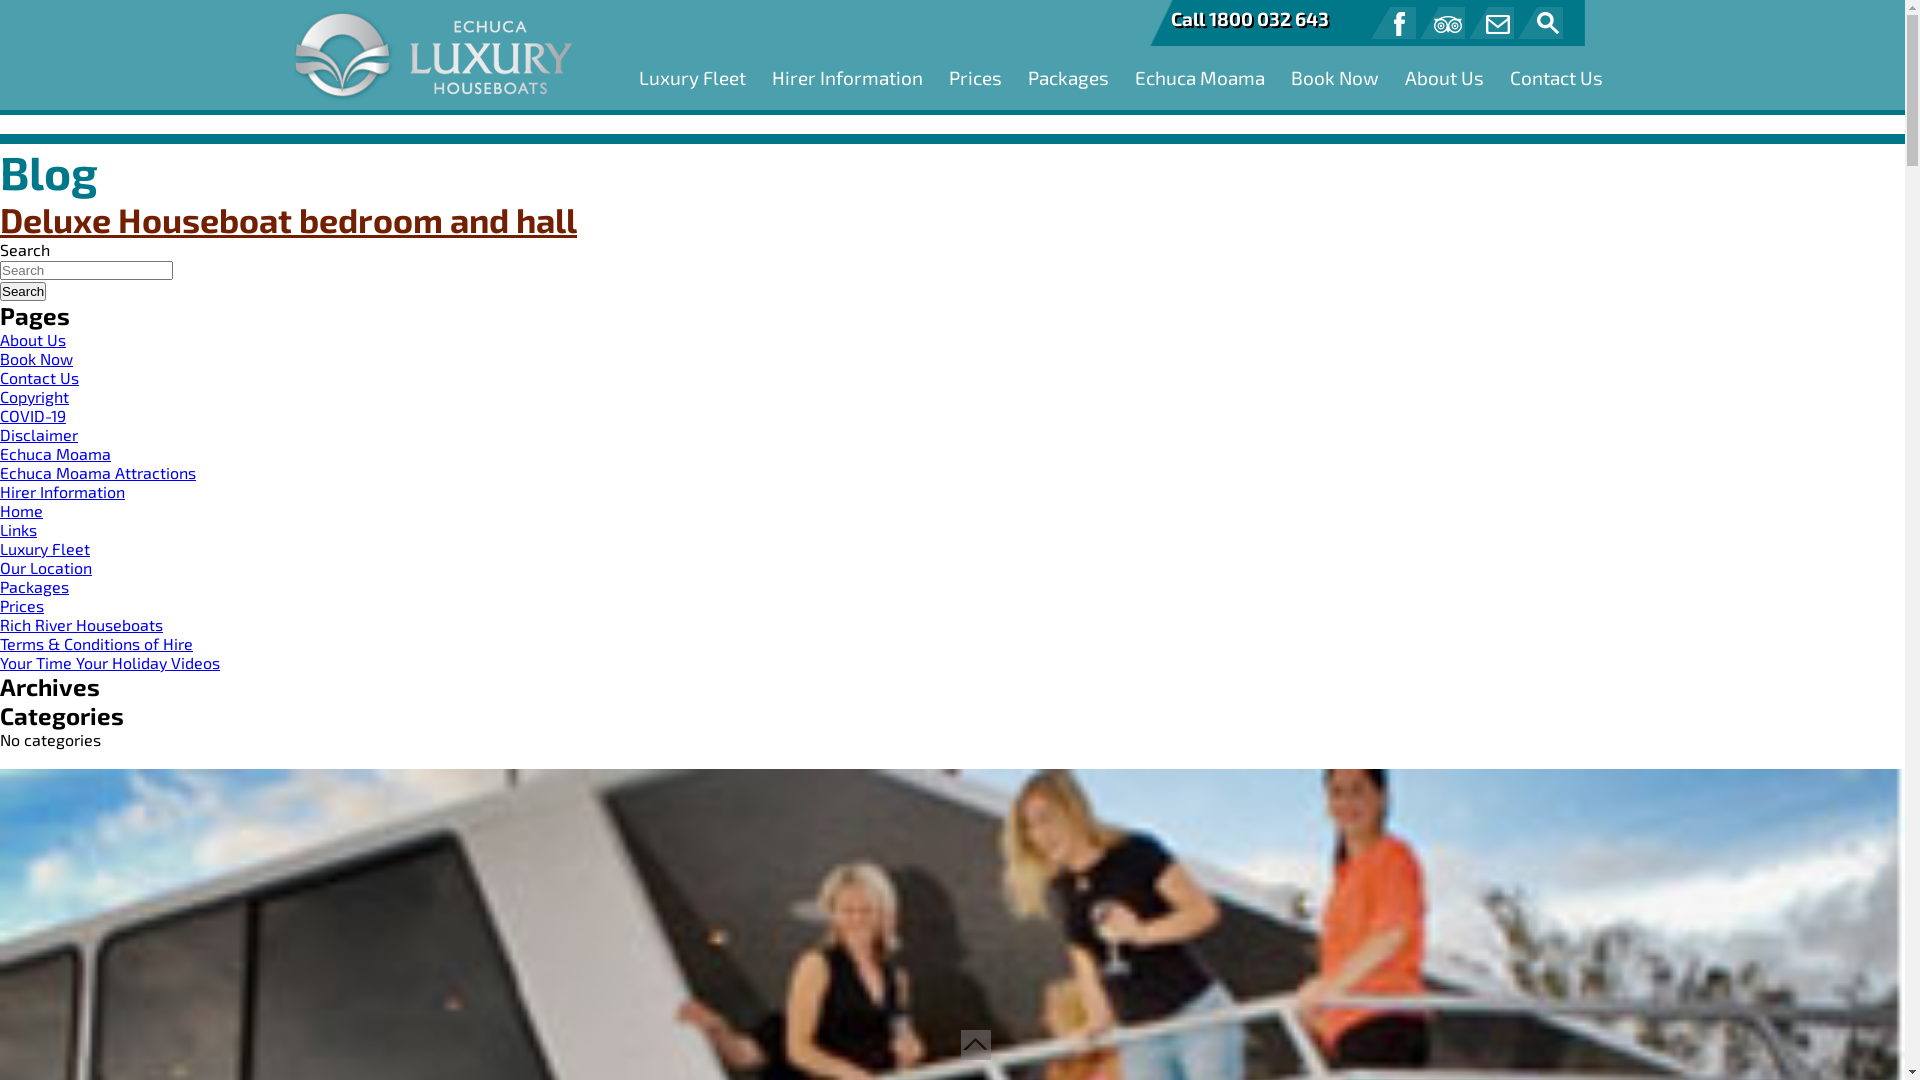  Describe the element at coordinates (1385, 76) in the screenshot. I see `'About Us'` at that location.